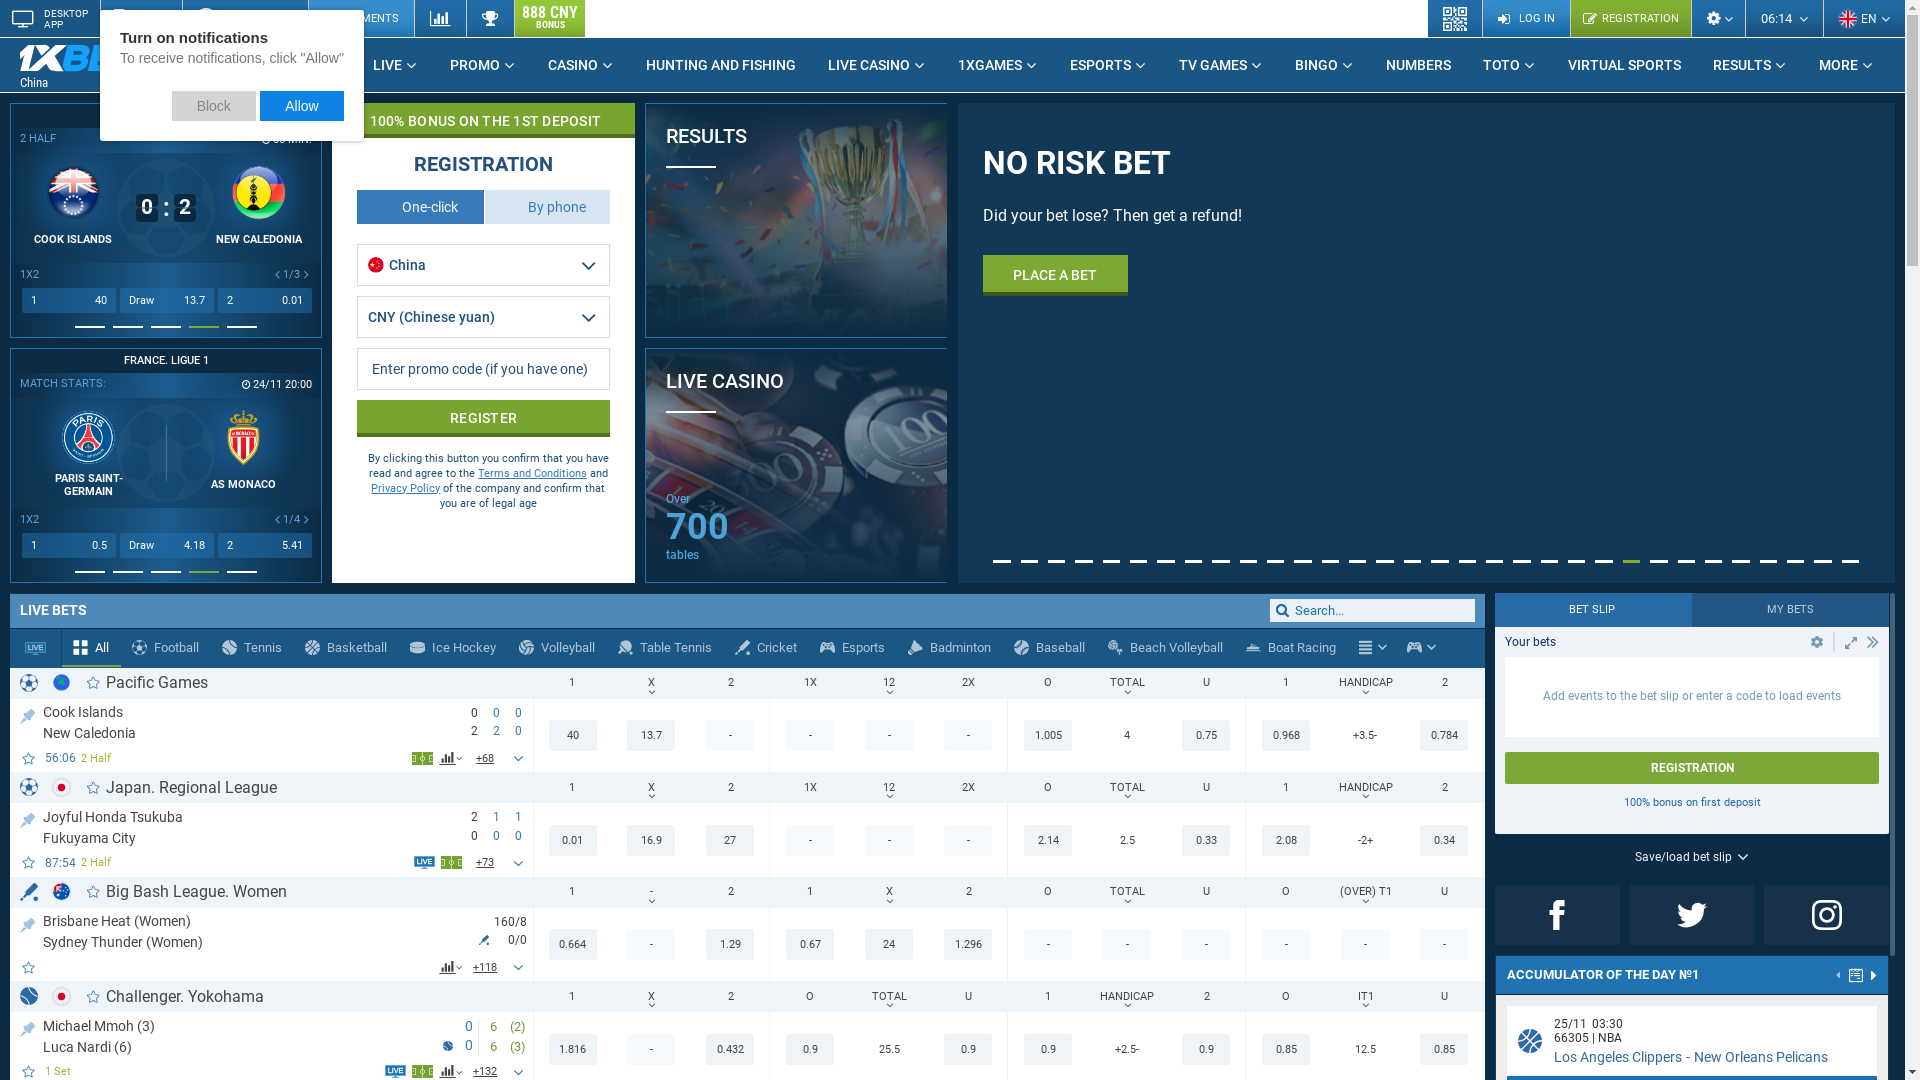 The height and width of the screenshot is (1080, 1920). I want to click on 'CASINO', so click(579, 64).